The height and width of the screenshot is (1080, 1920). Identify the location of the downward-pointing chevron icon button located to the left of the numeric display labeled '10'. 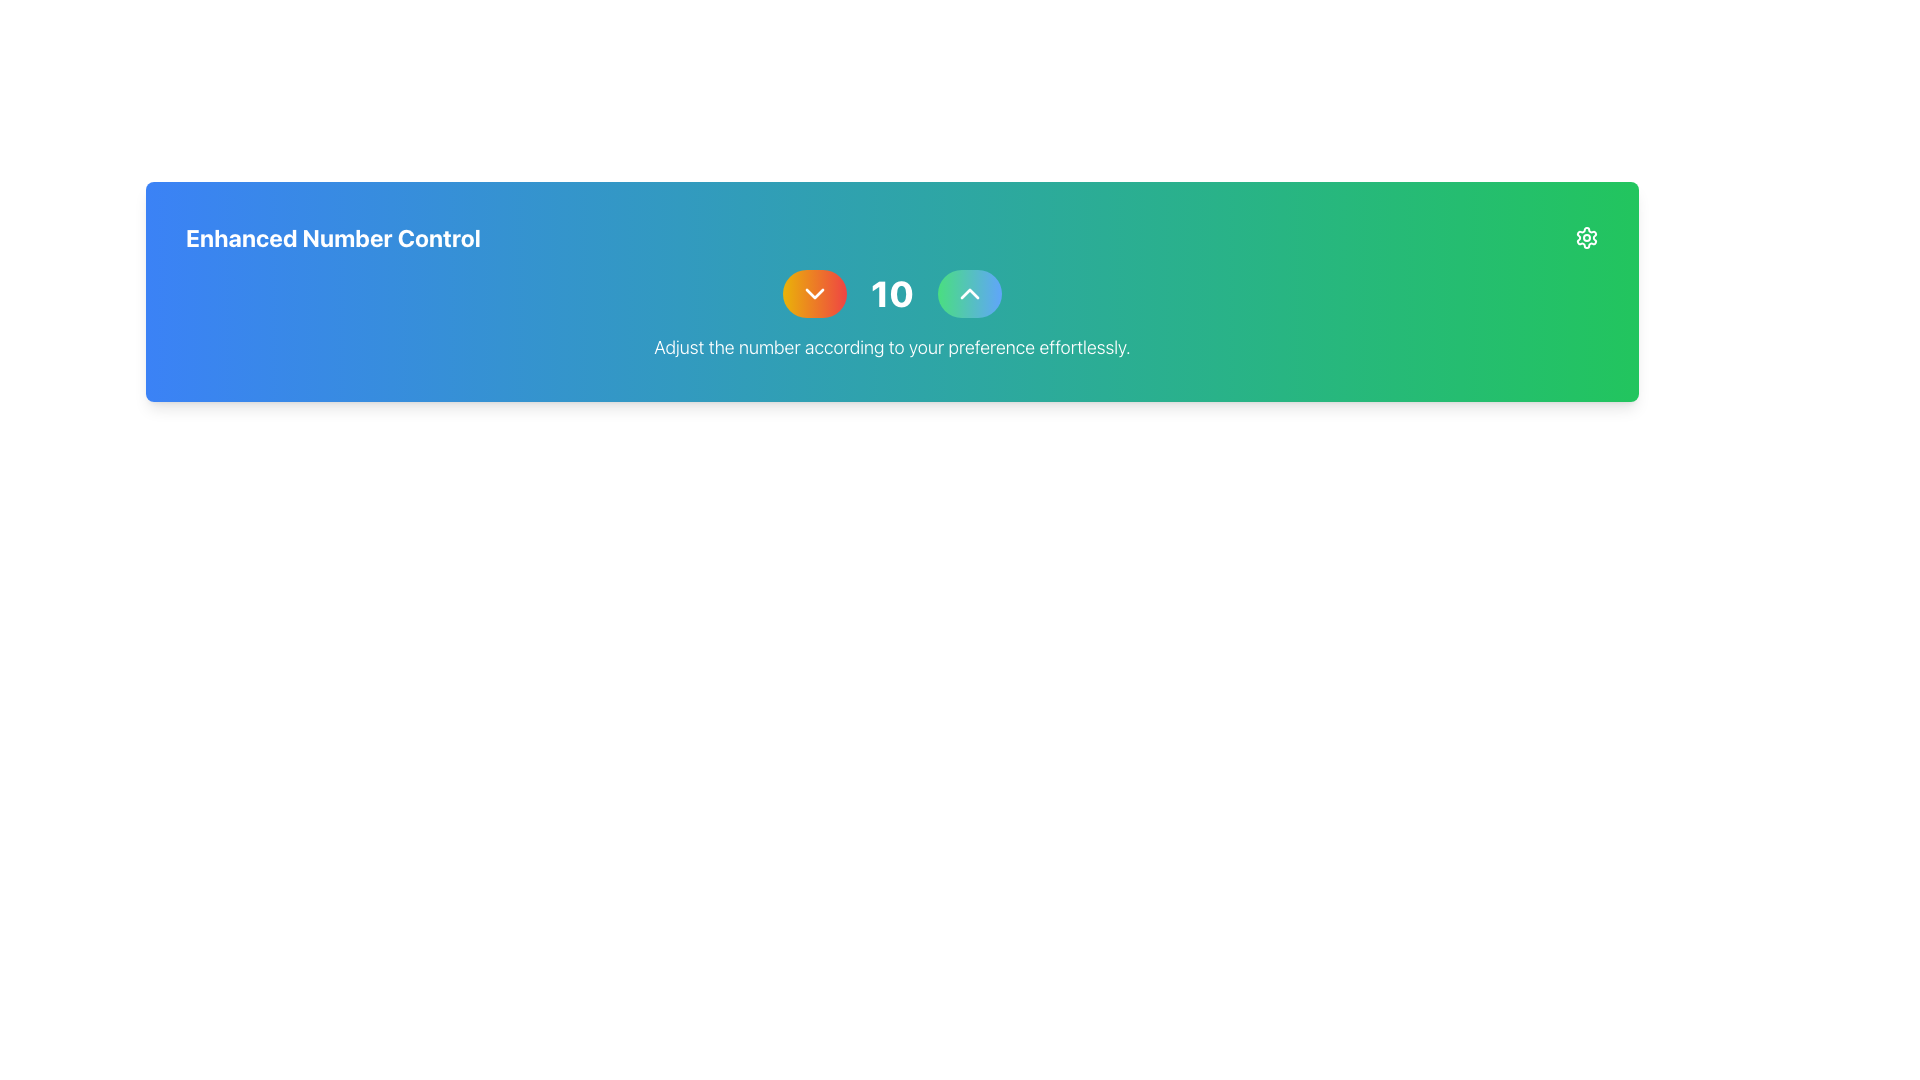
(815, 293).